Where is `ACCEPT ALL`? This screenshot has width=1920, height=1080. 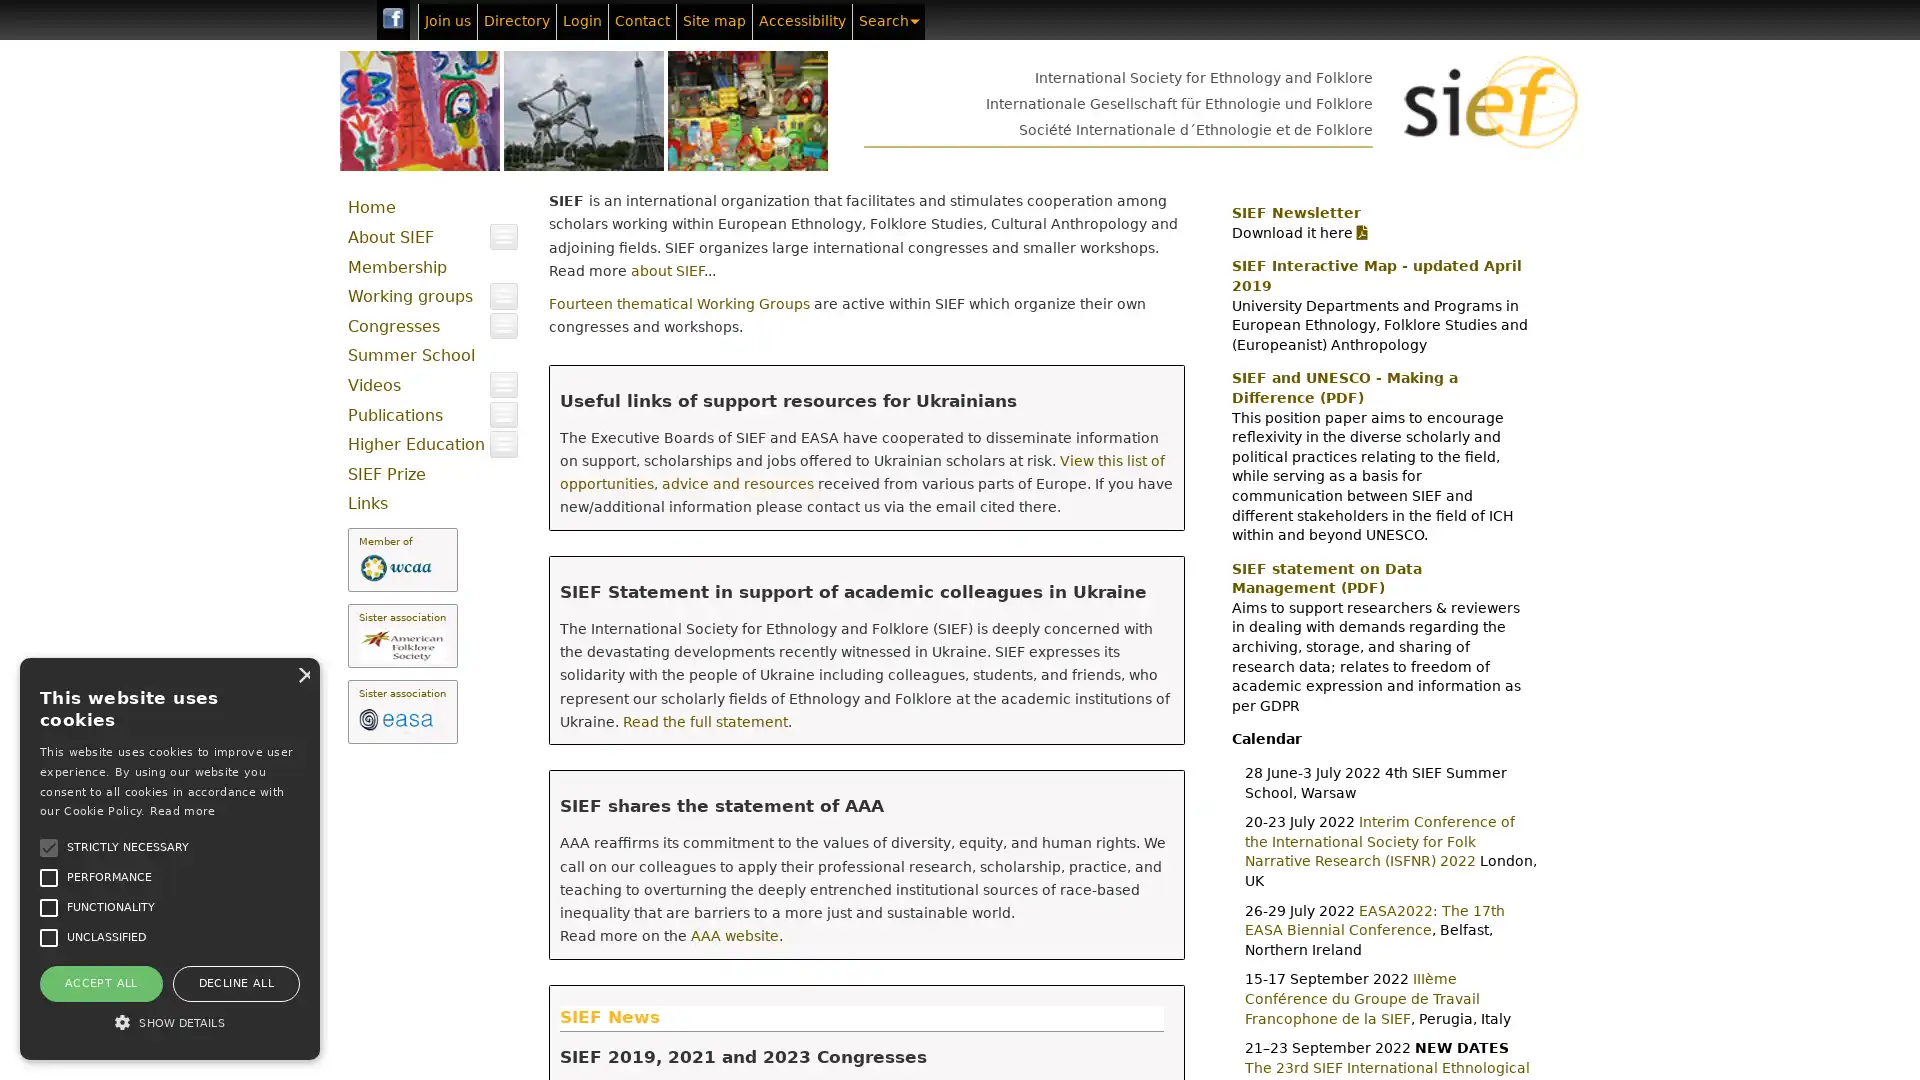
ACCEPT ALL is located at coordinates (99, 982).